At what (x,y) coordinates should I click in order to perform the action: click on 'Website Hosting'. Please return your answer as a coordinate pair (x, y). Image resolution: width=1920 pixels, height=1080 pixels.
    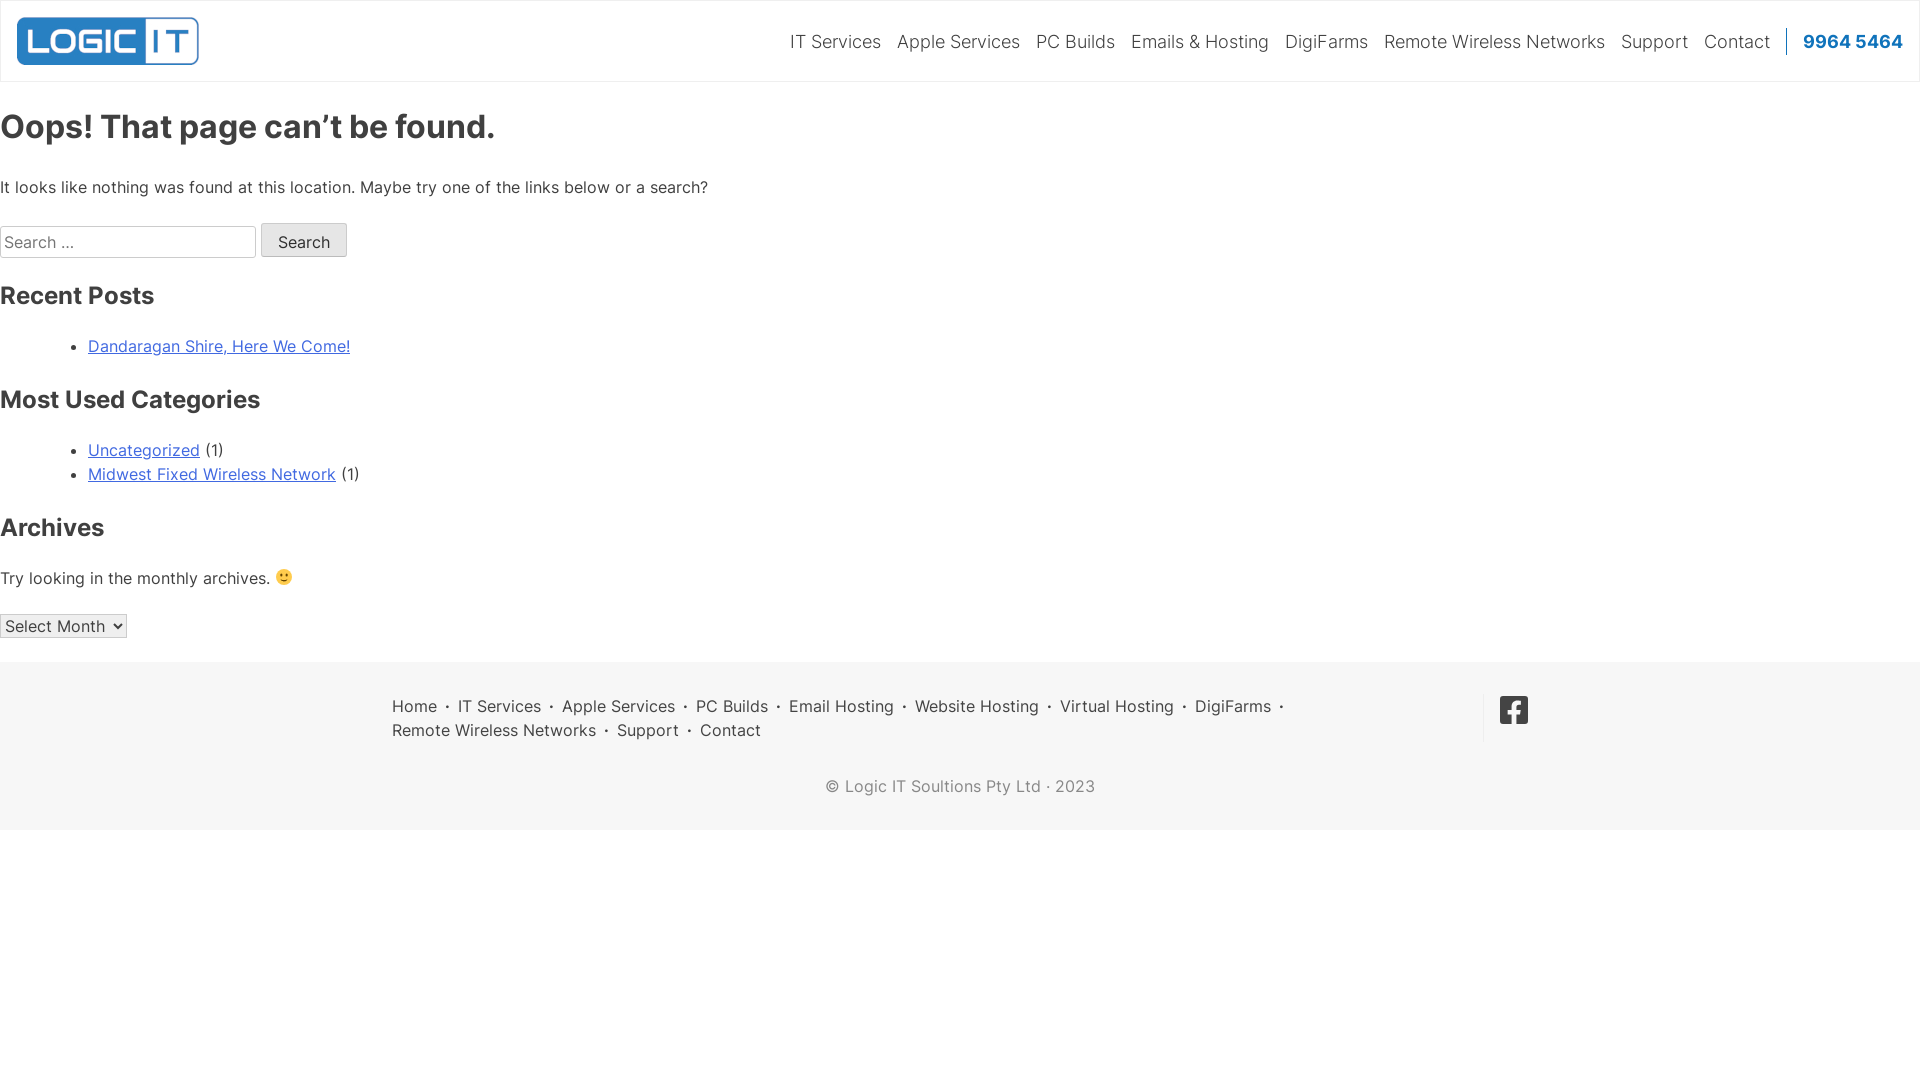
    Looking at the image, I should click on (977, 704).